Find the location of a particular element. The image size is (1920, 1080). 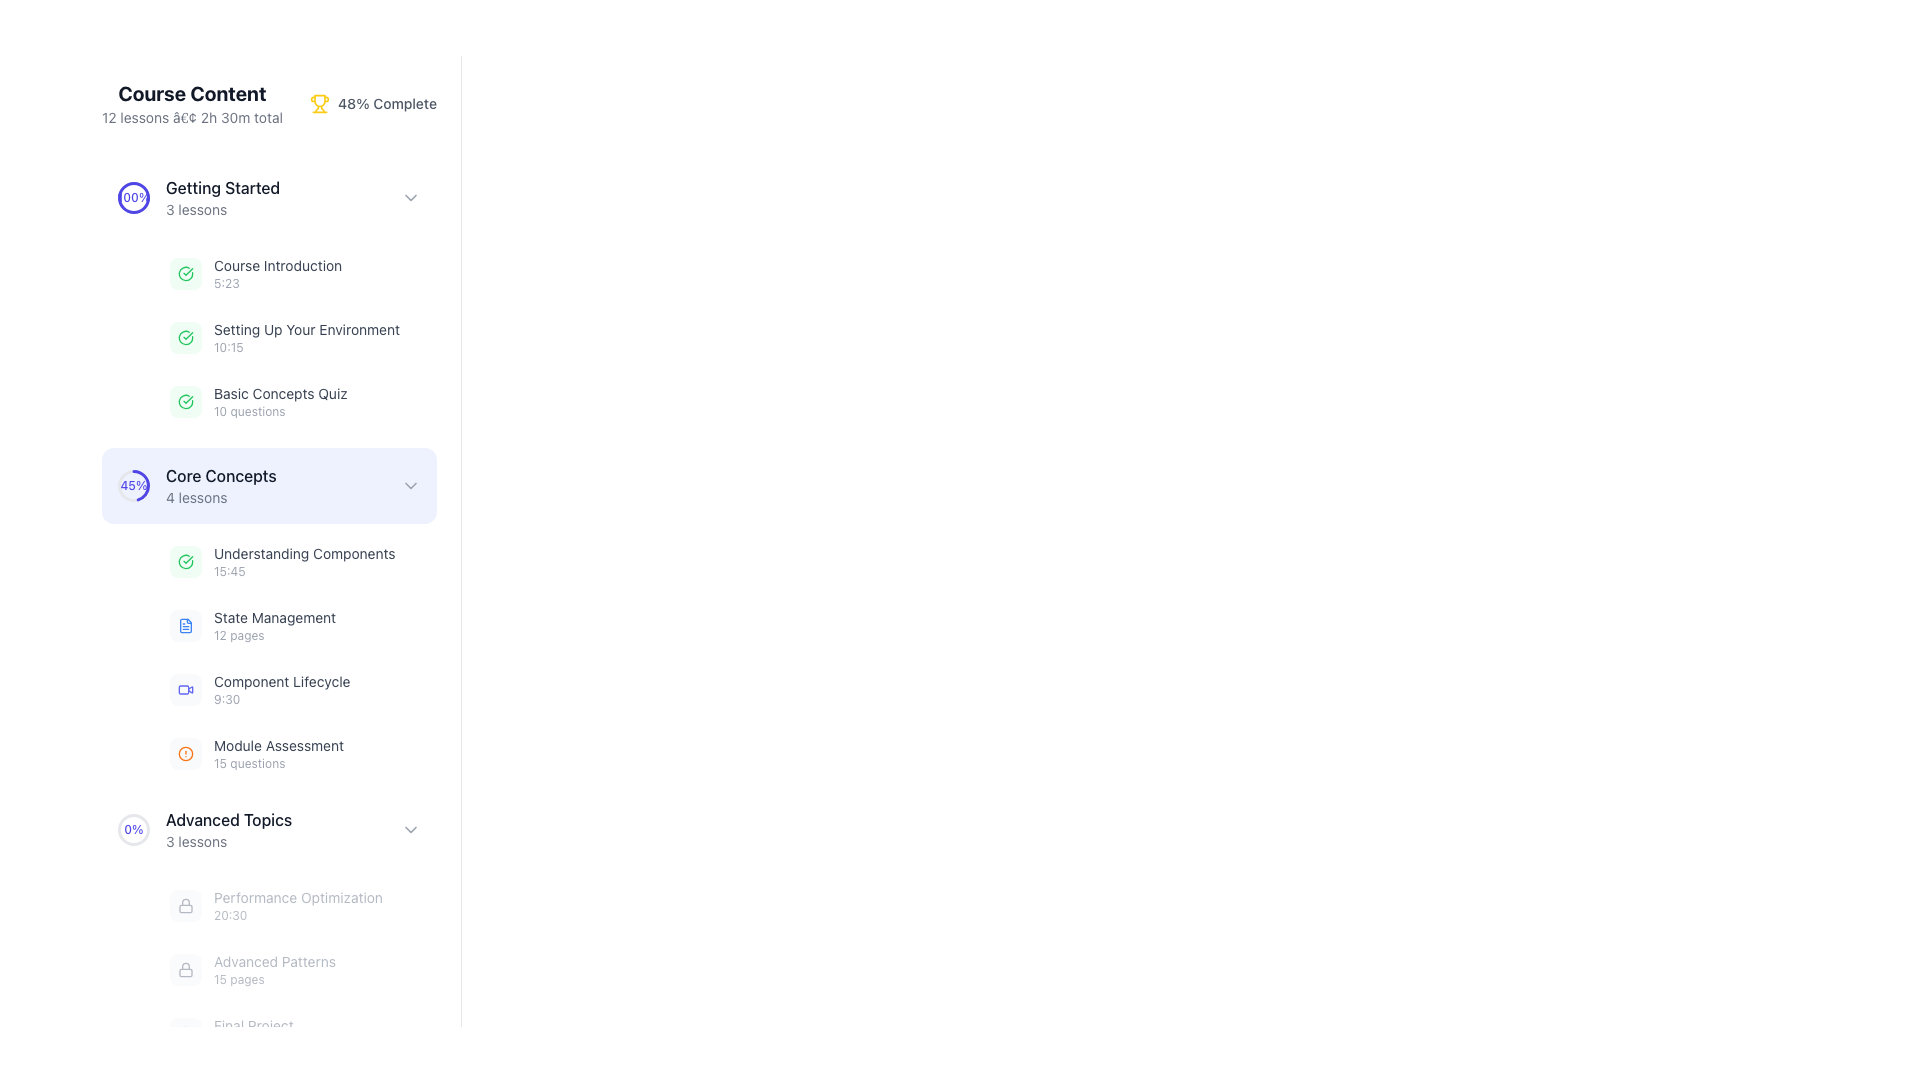

the green circular icon with a checkmark symbol inside, indicating the completion of the 'Setting Up Your Environment' lesson item in the 'Getting Started' menu is located at coordinates (186, 401).